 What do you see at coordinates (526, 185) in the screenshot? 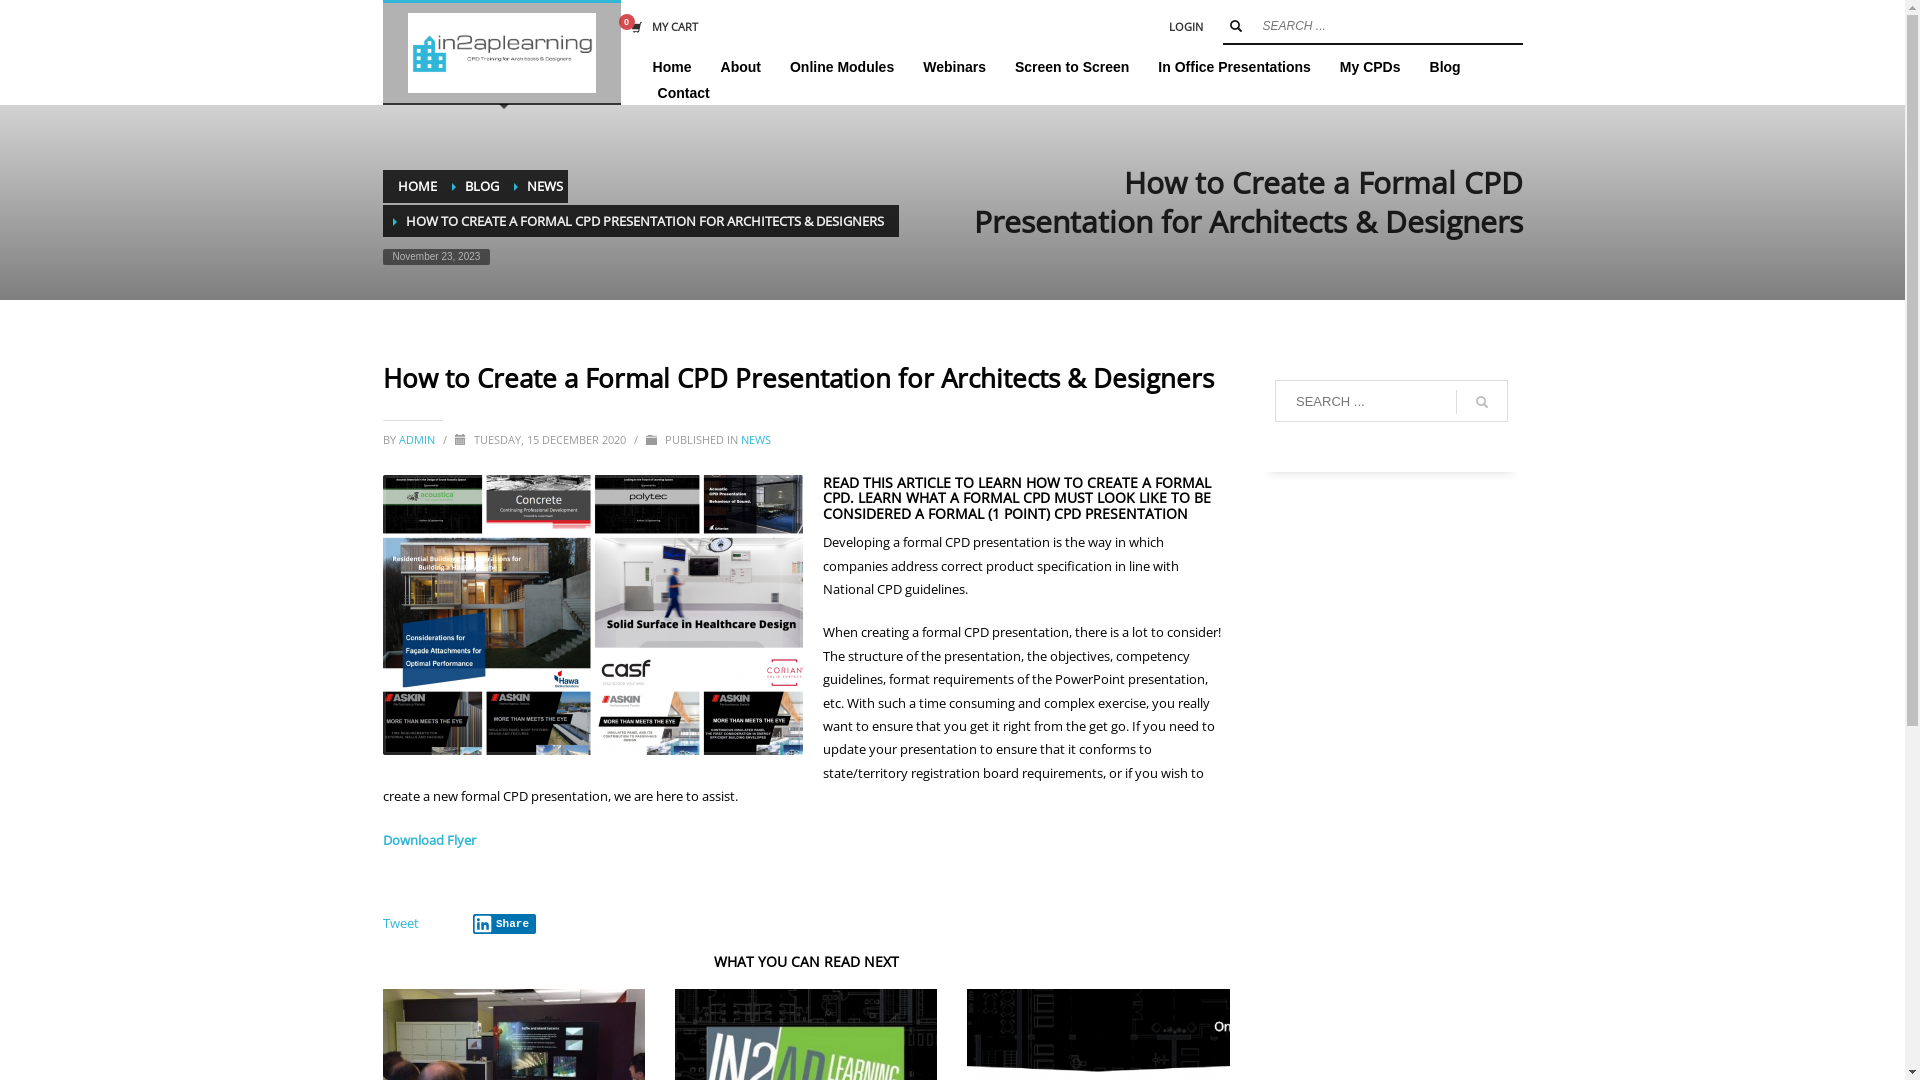
I see `'NEWS'` at bounding box center [526, 185].